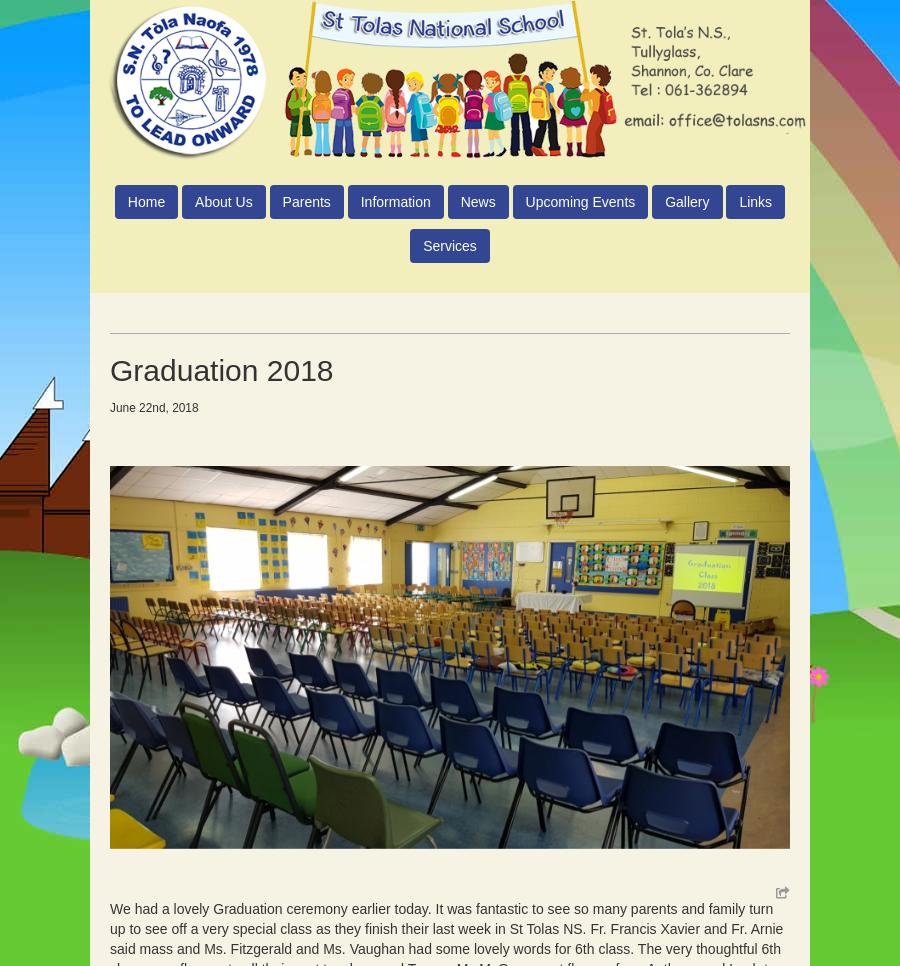 The height and width of the screenshot is (966, 900). I want to click on 'Information', so click(395, 201).